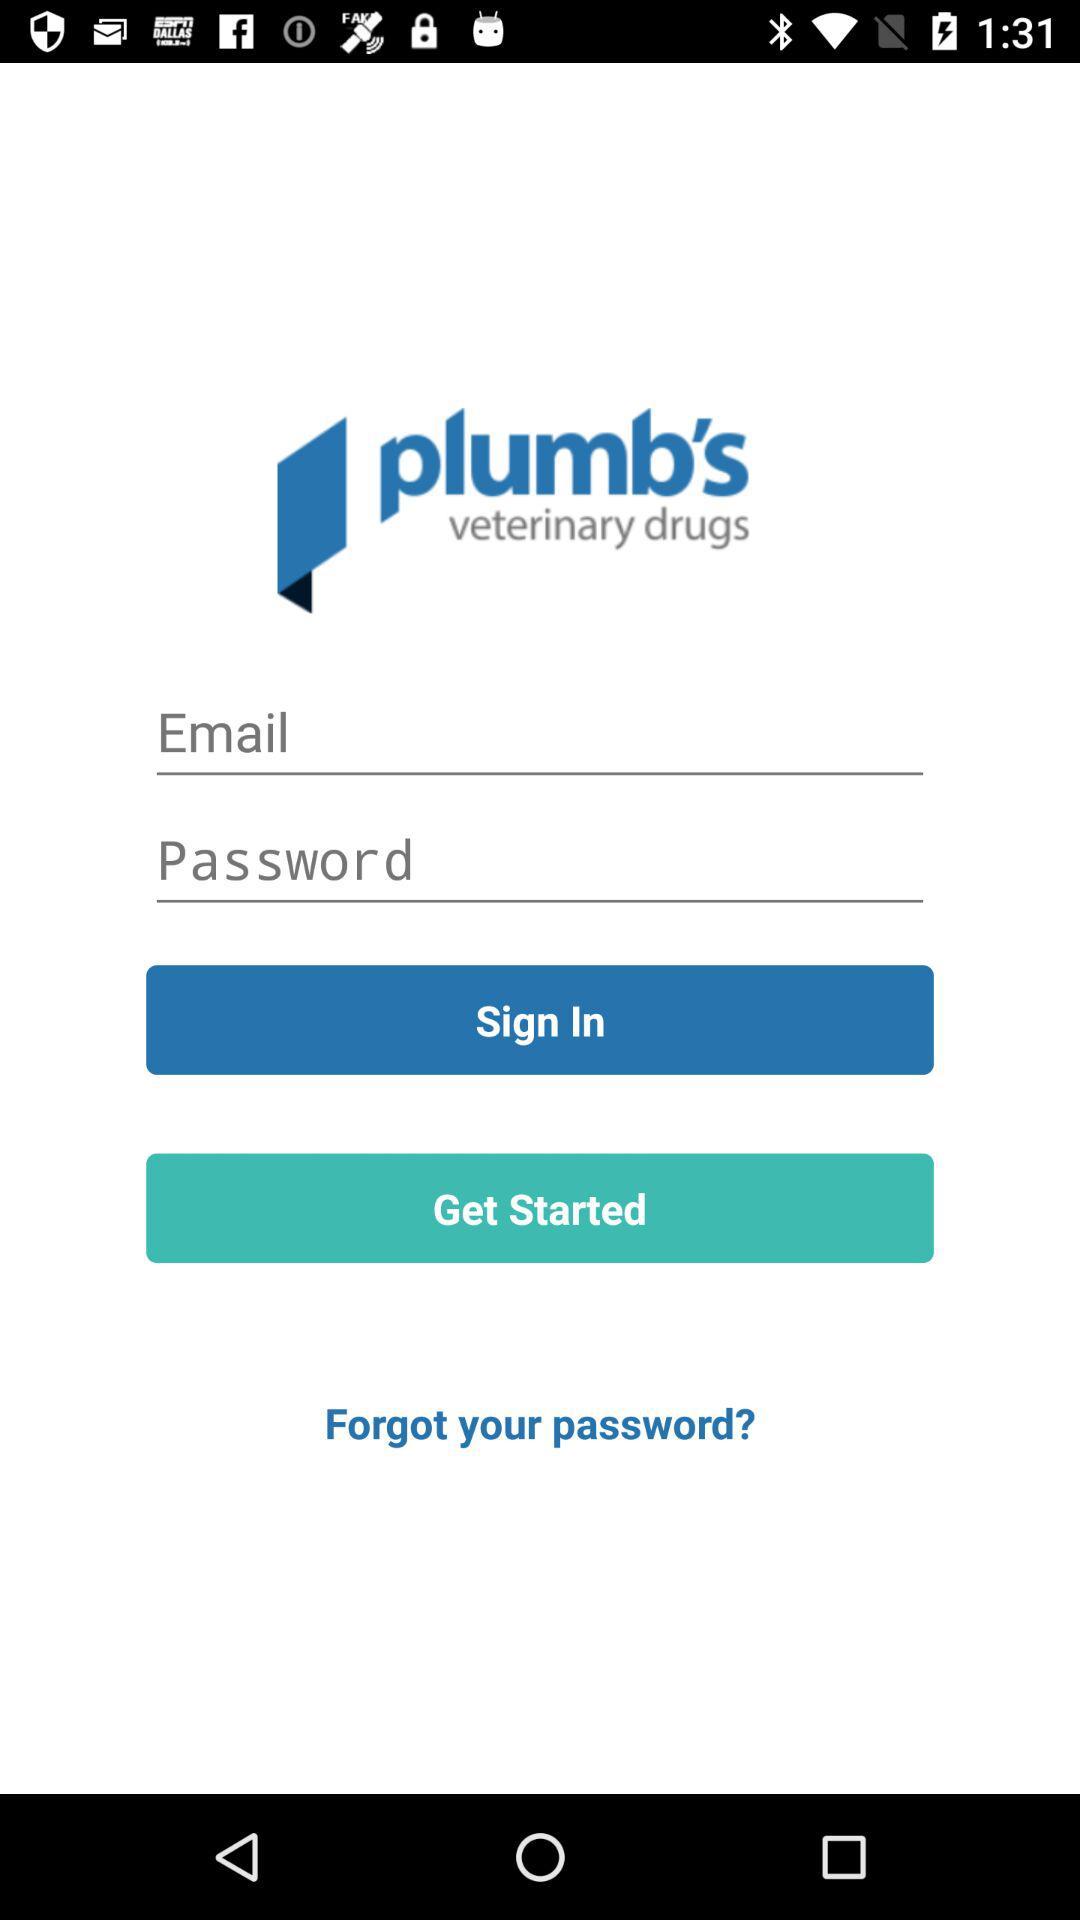 The height and width of the screenshot is (1920, 1080). I want to click on icon below the sign in icon, so click(540, 1207).